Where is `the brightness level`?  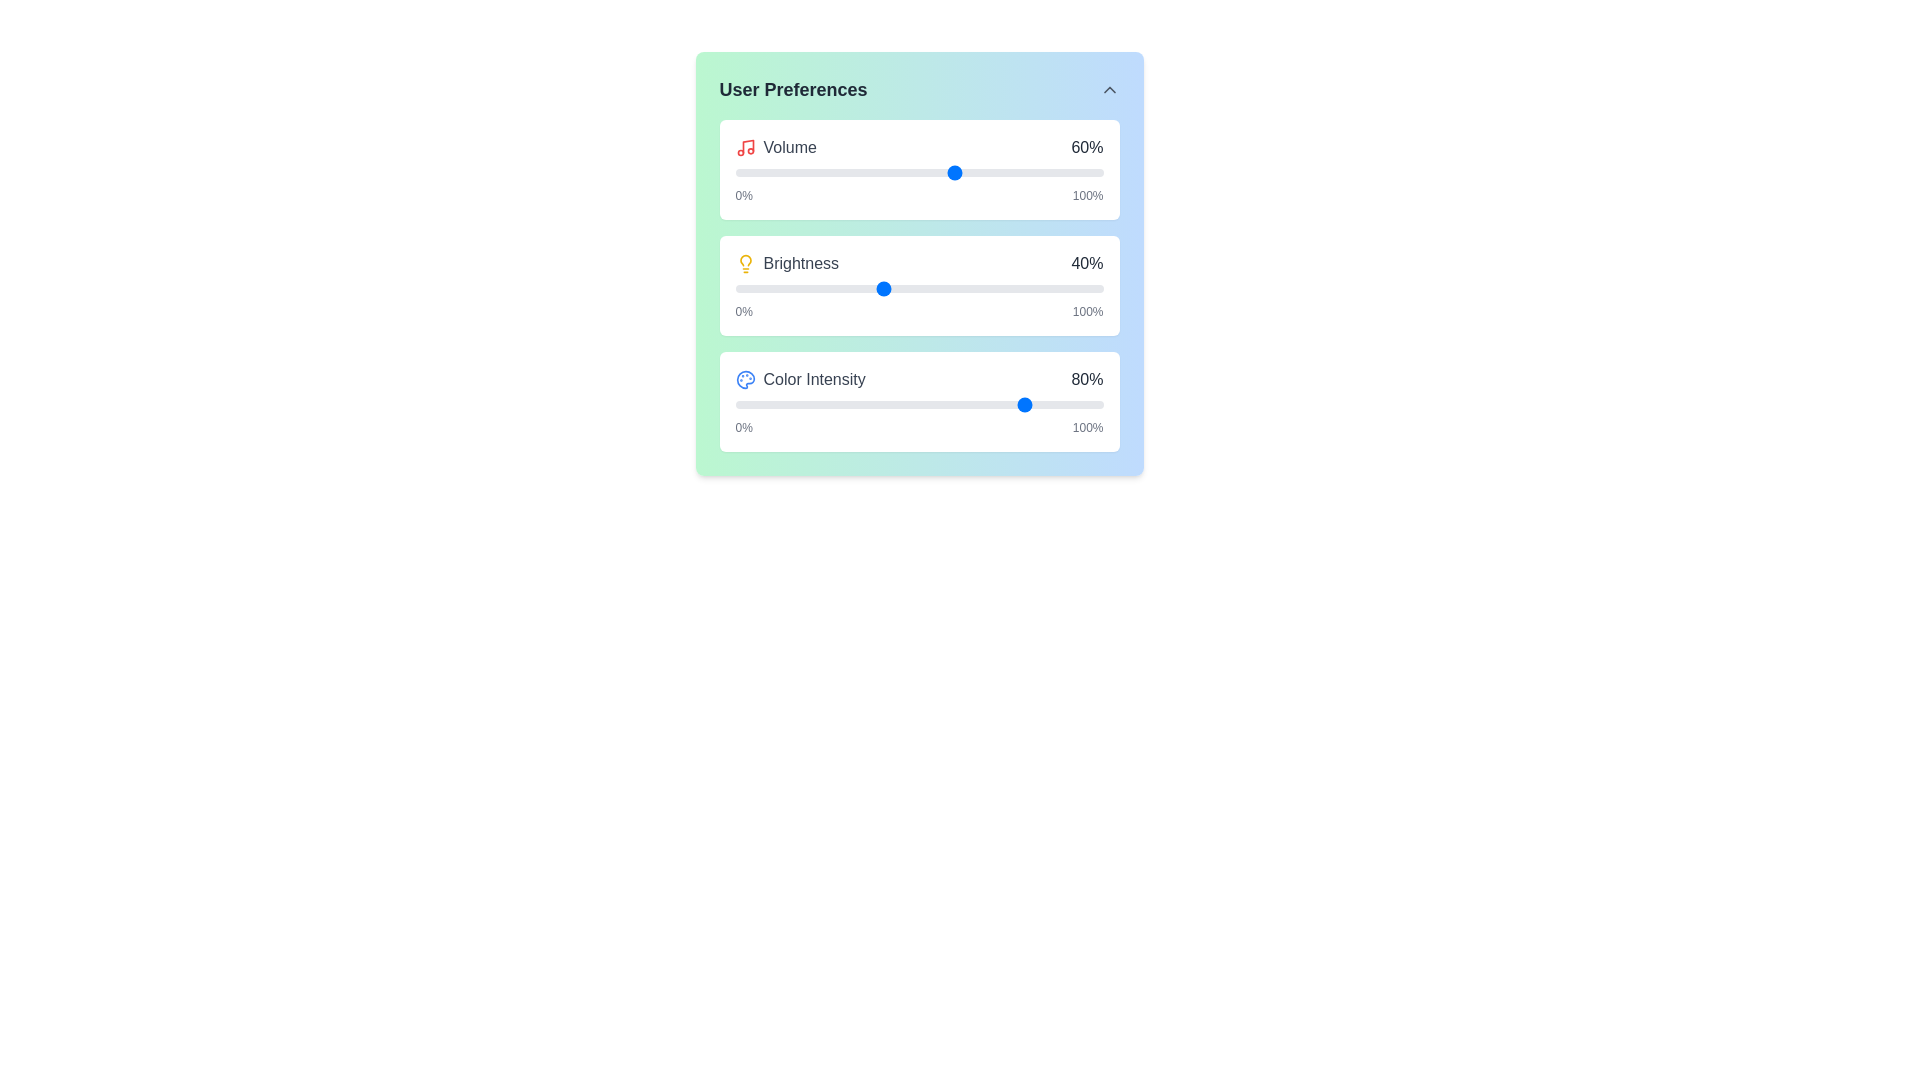 the brightness level is located at coordinates (805, 289).